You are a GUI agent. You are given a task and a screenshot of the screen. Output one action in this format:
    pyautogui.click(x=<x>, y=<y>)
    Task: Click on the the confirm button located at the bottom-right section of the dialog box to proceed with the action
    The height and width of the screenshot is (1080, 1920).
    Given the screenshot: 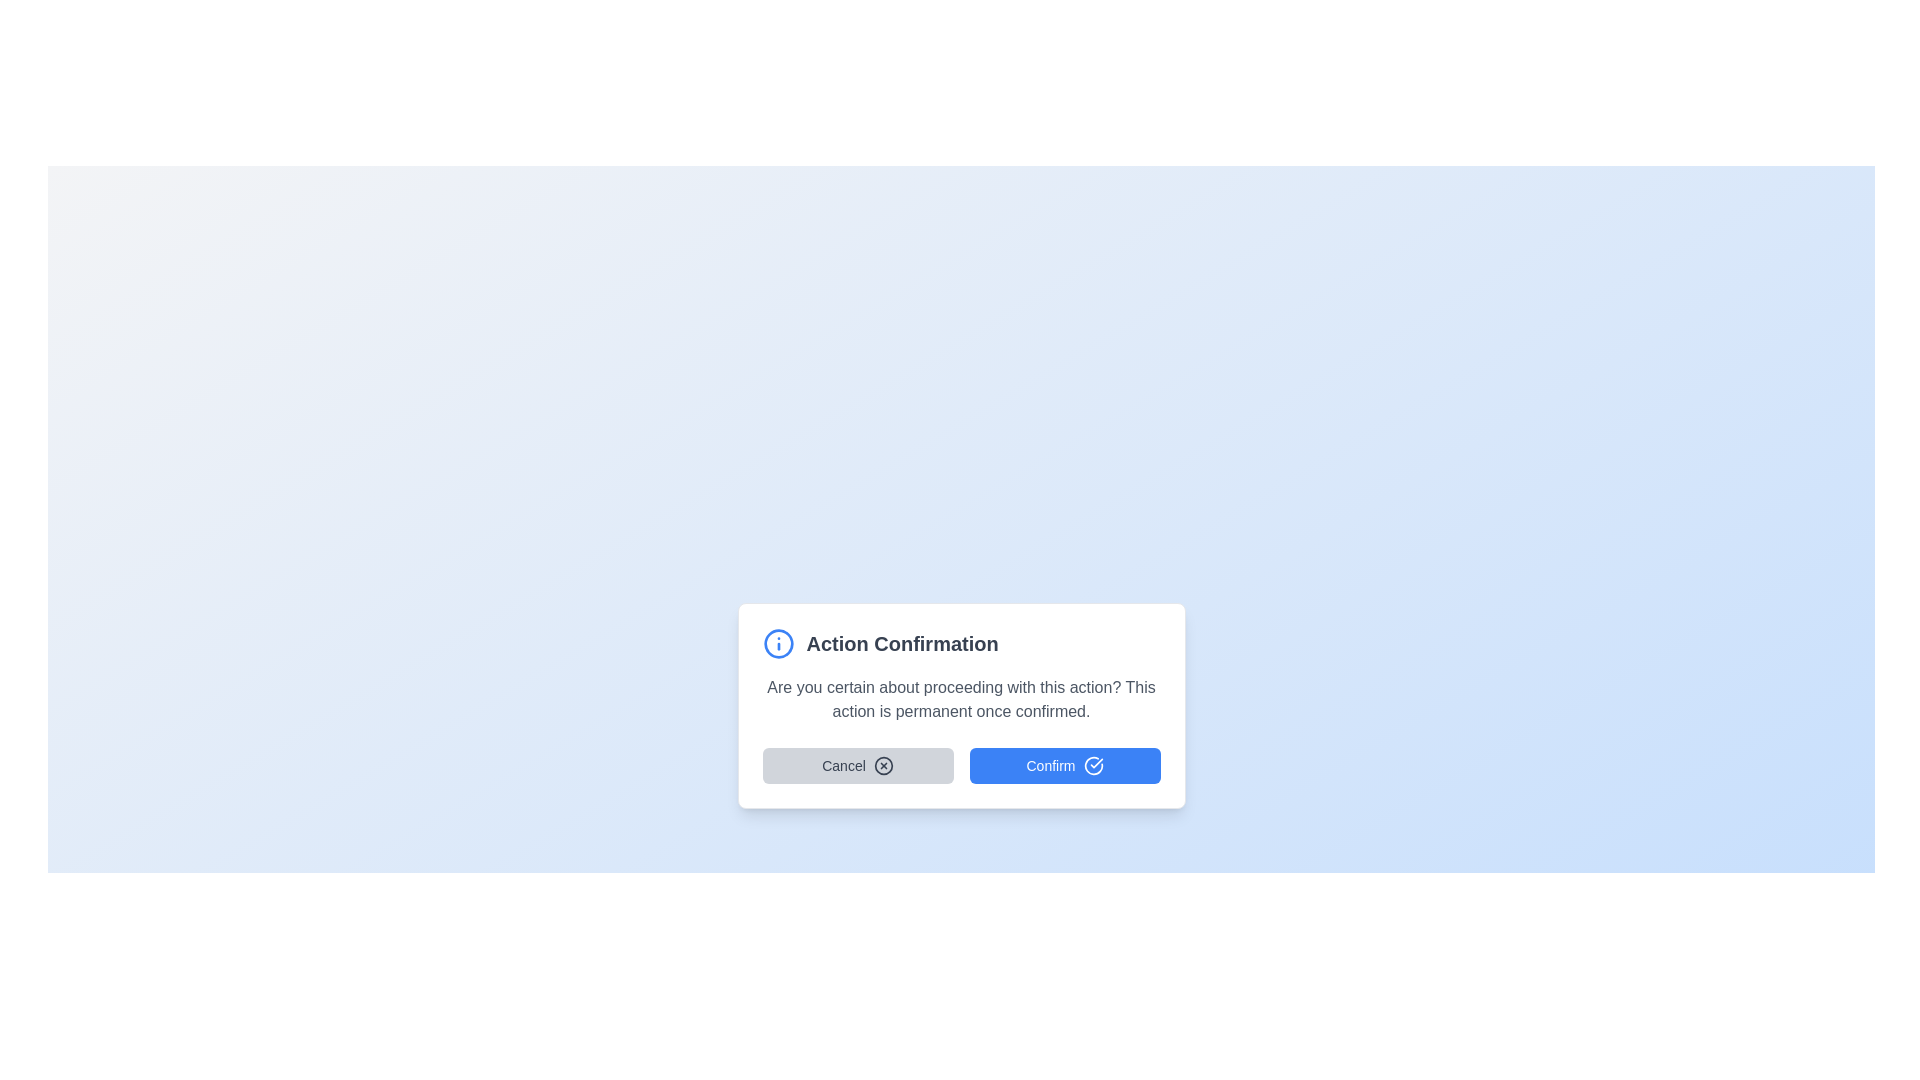 What is the action you would take?
    pyautogui.click(x=1064, y=765)
    